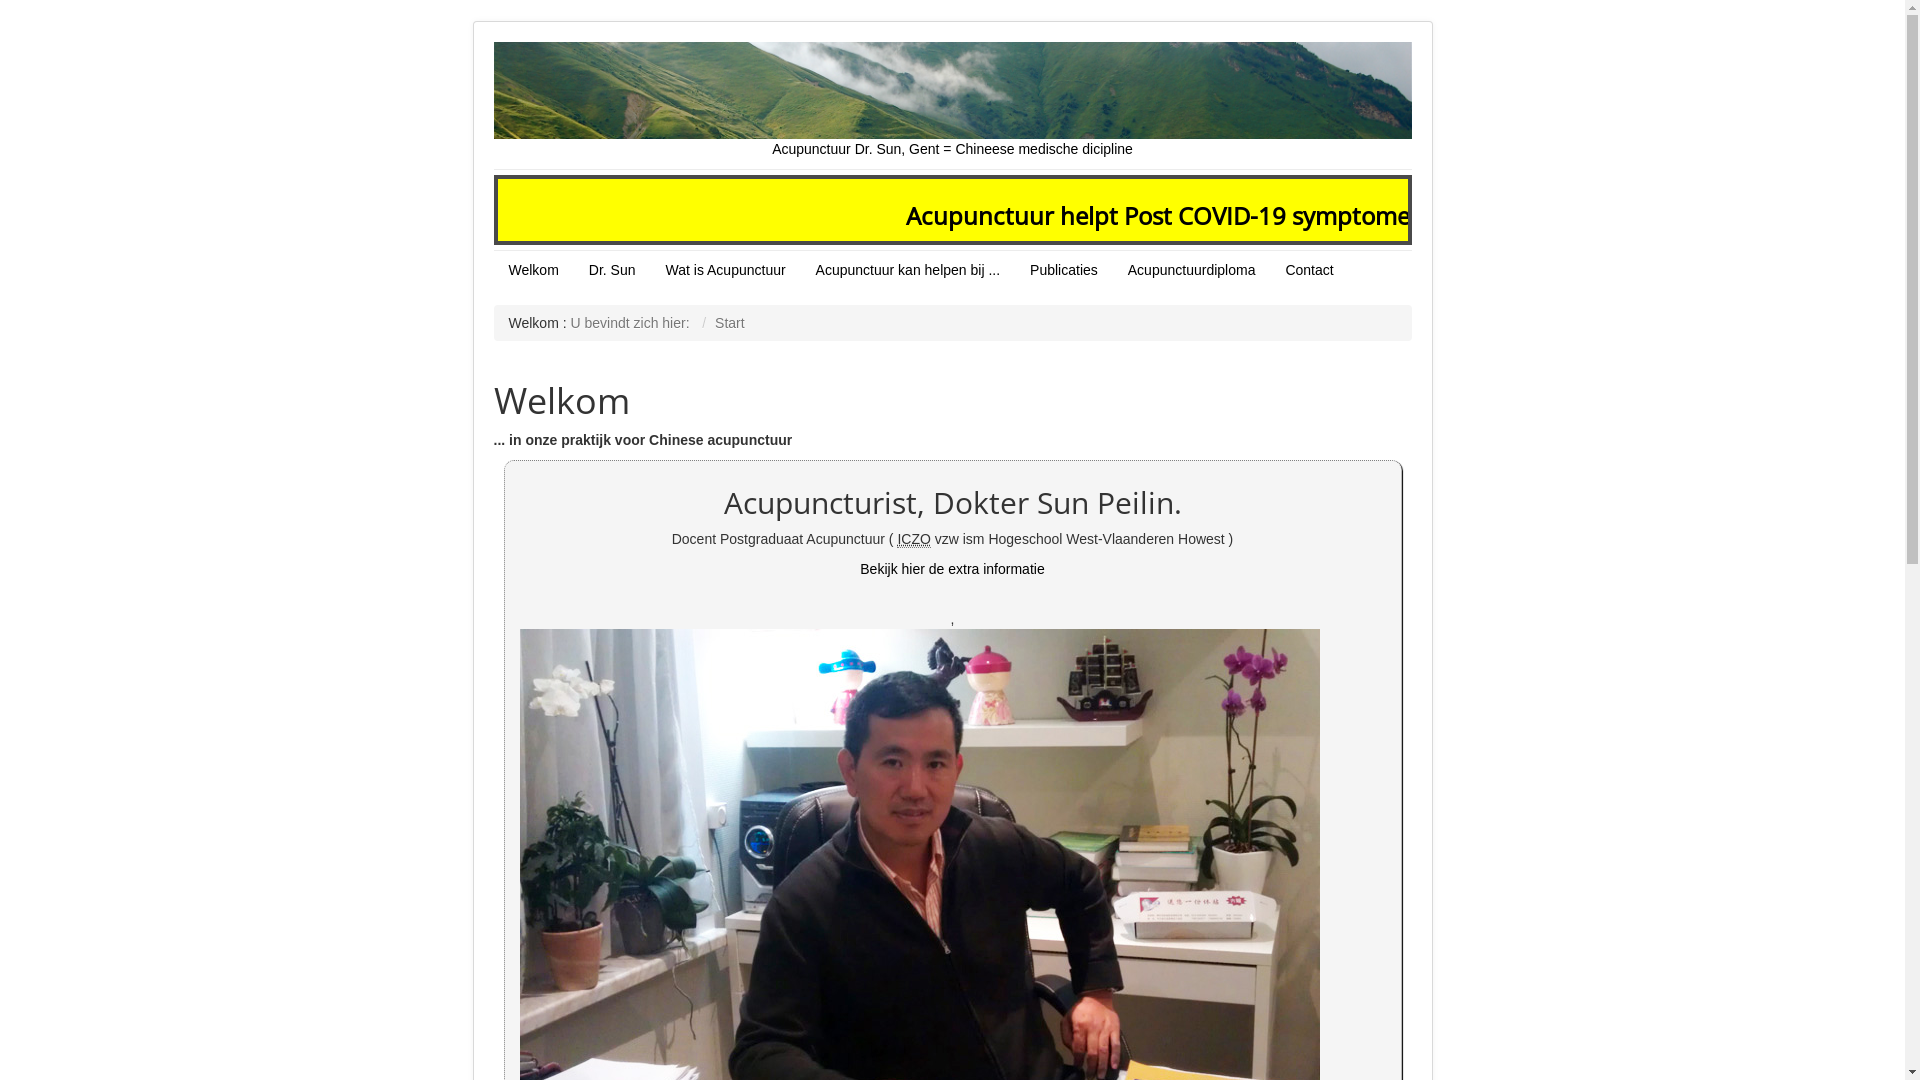 This screenshot has width=1920, height=1080. Describe the element at coordinates (1191, 270) in the screenshot. I see `'Acupunctuurdiploma'` at that location.